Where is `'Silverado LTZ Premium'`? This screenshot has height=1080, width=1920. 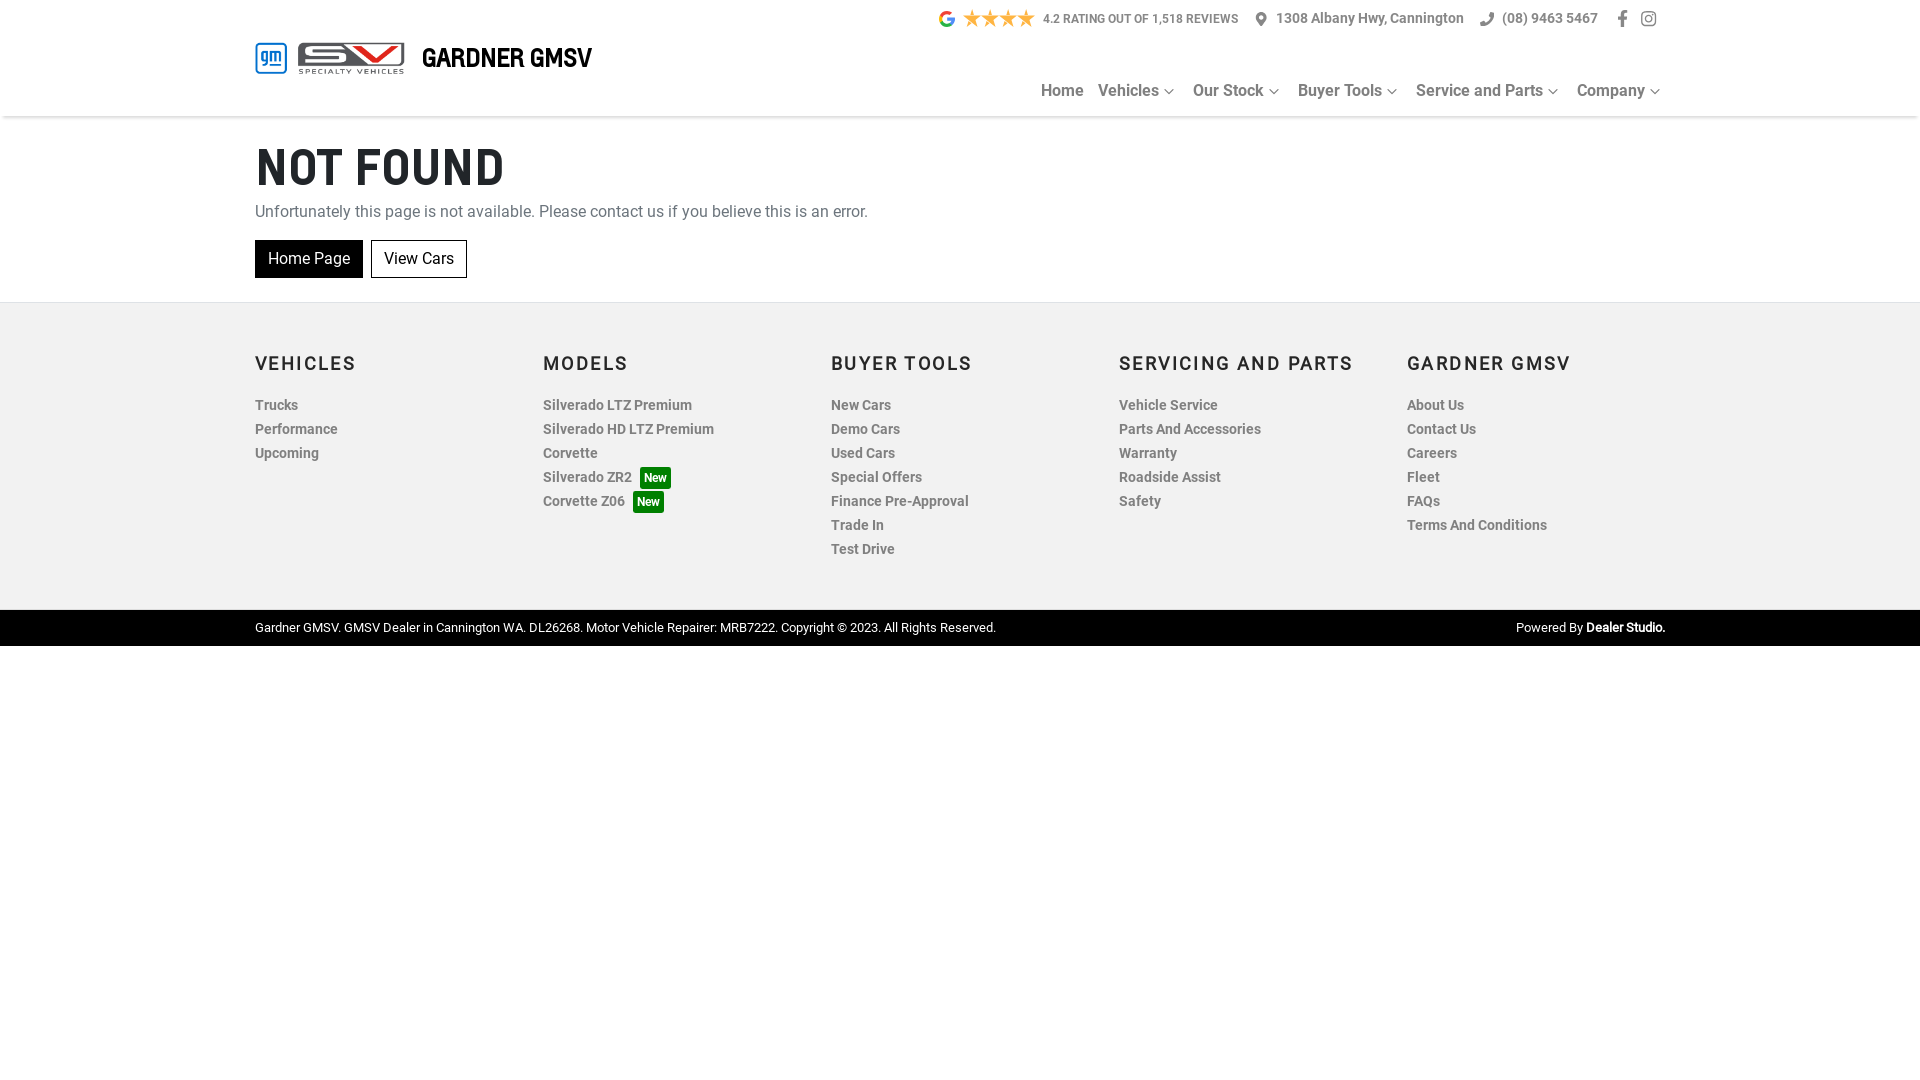 'Silverado LTZ Premium' is located at coordinates (542, 405).